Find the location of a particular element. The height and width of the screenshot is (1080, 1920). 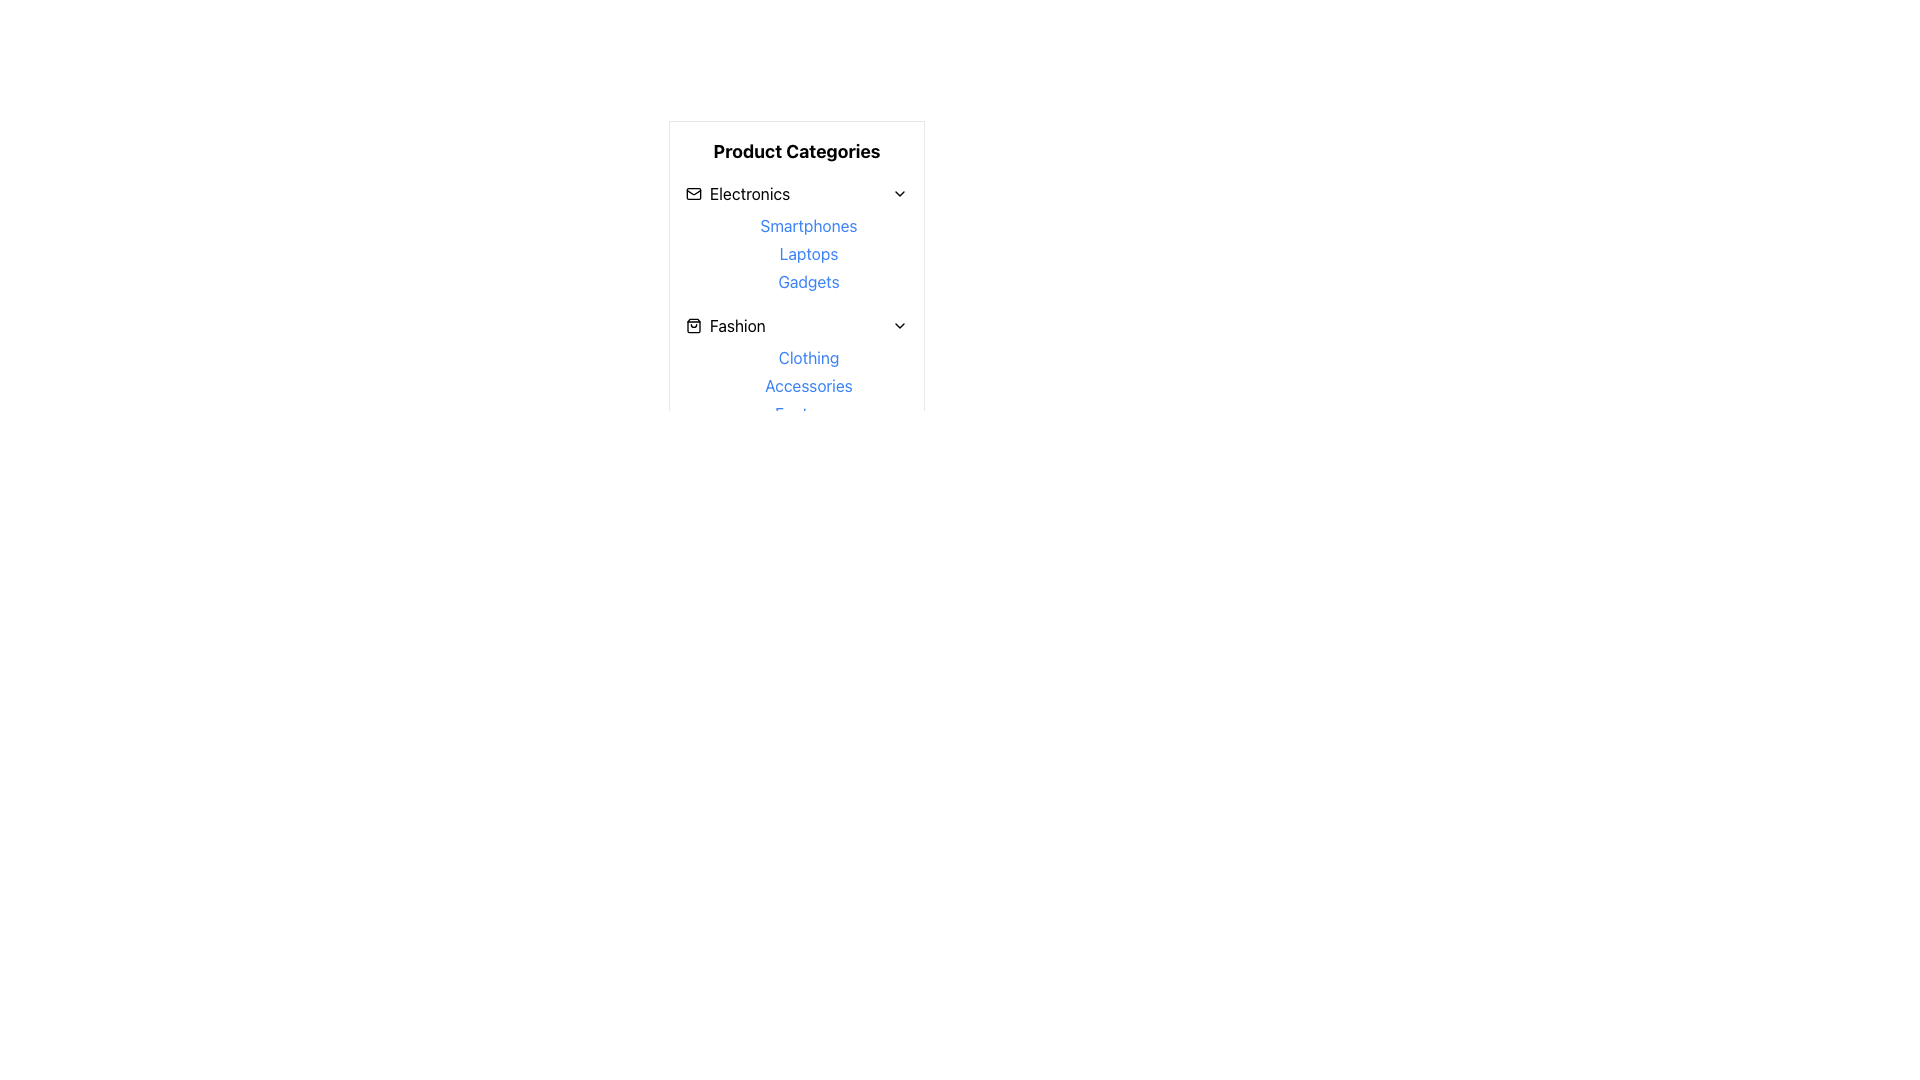

the 'Product Categories' section in the sidebar navigation panel is located at coordinates (795, 292).